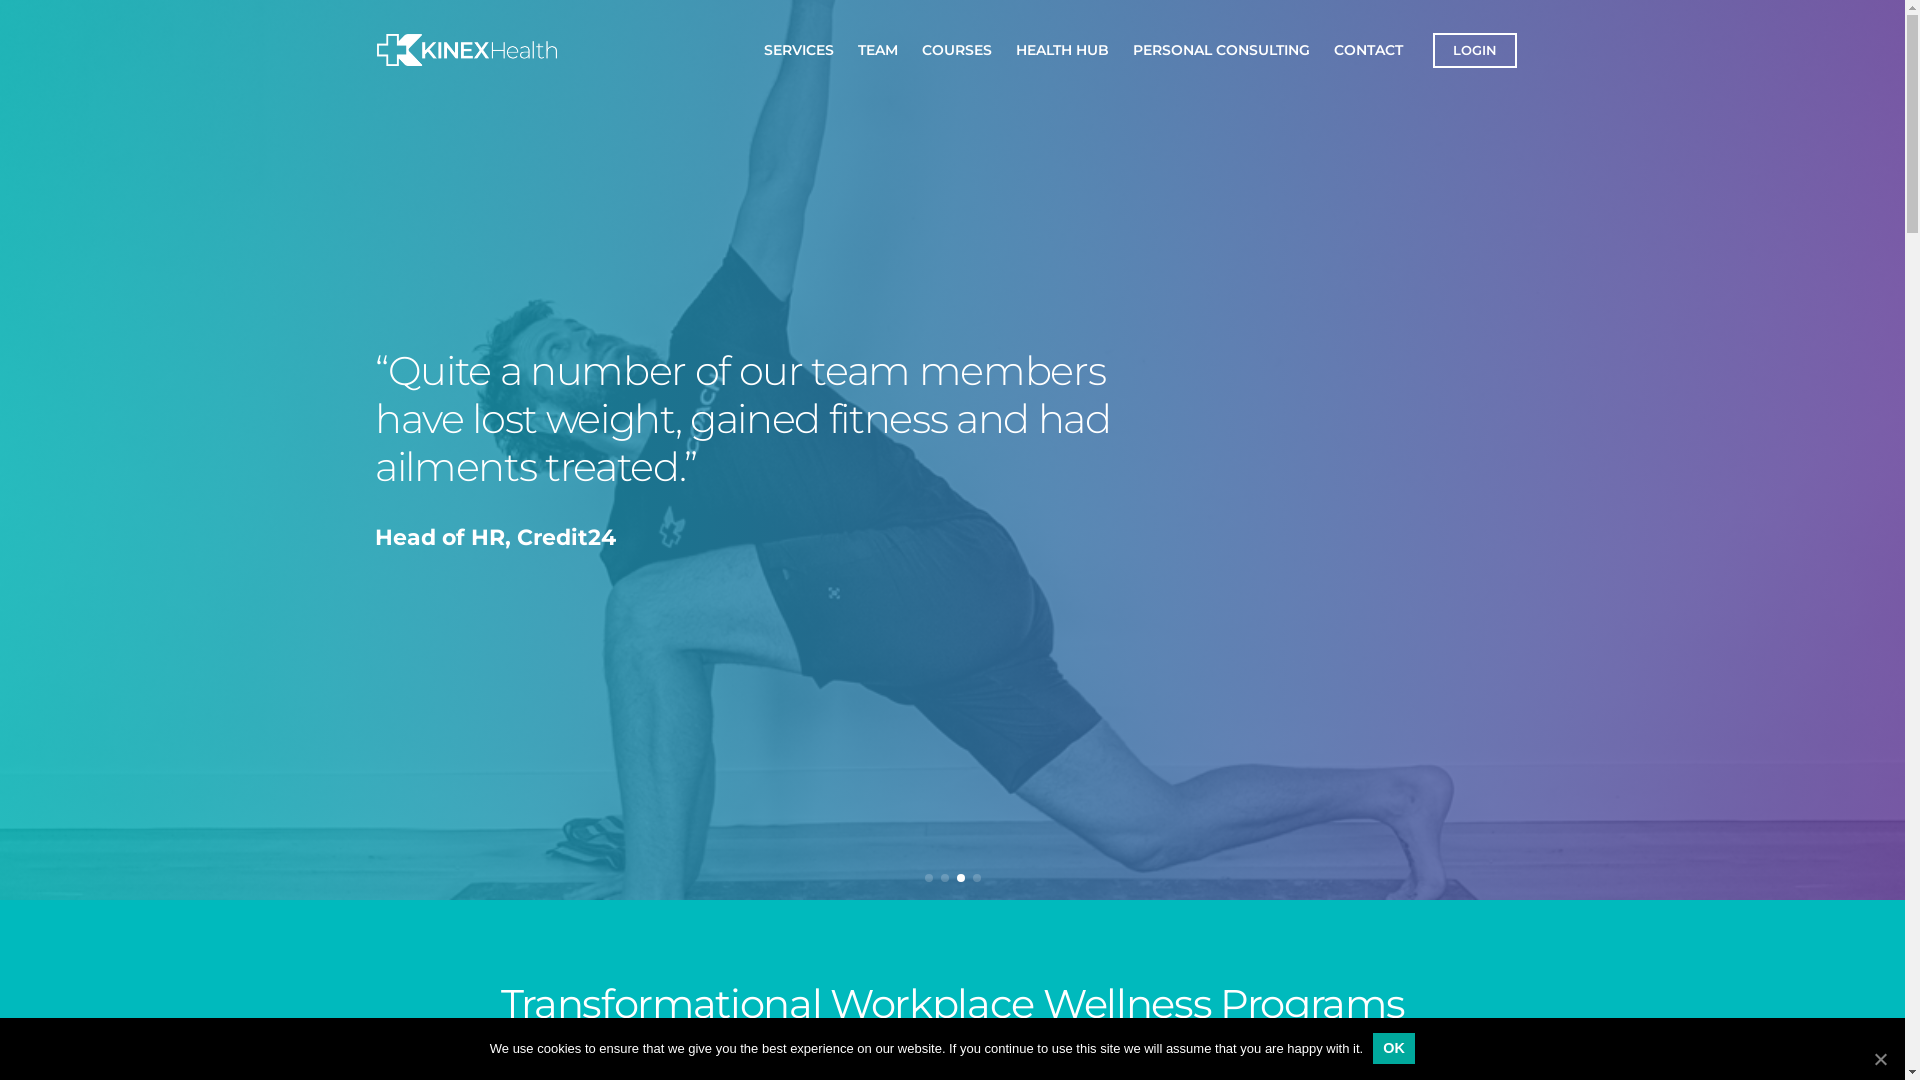 The image size is (1920, 1080). Describe the element at coordinates (20, 0) in the screenshot. I see `'Skip to primary navigation'` at that location.